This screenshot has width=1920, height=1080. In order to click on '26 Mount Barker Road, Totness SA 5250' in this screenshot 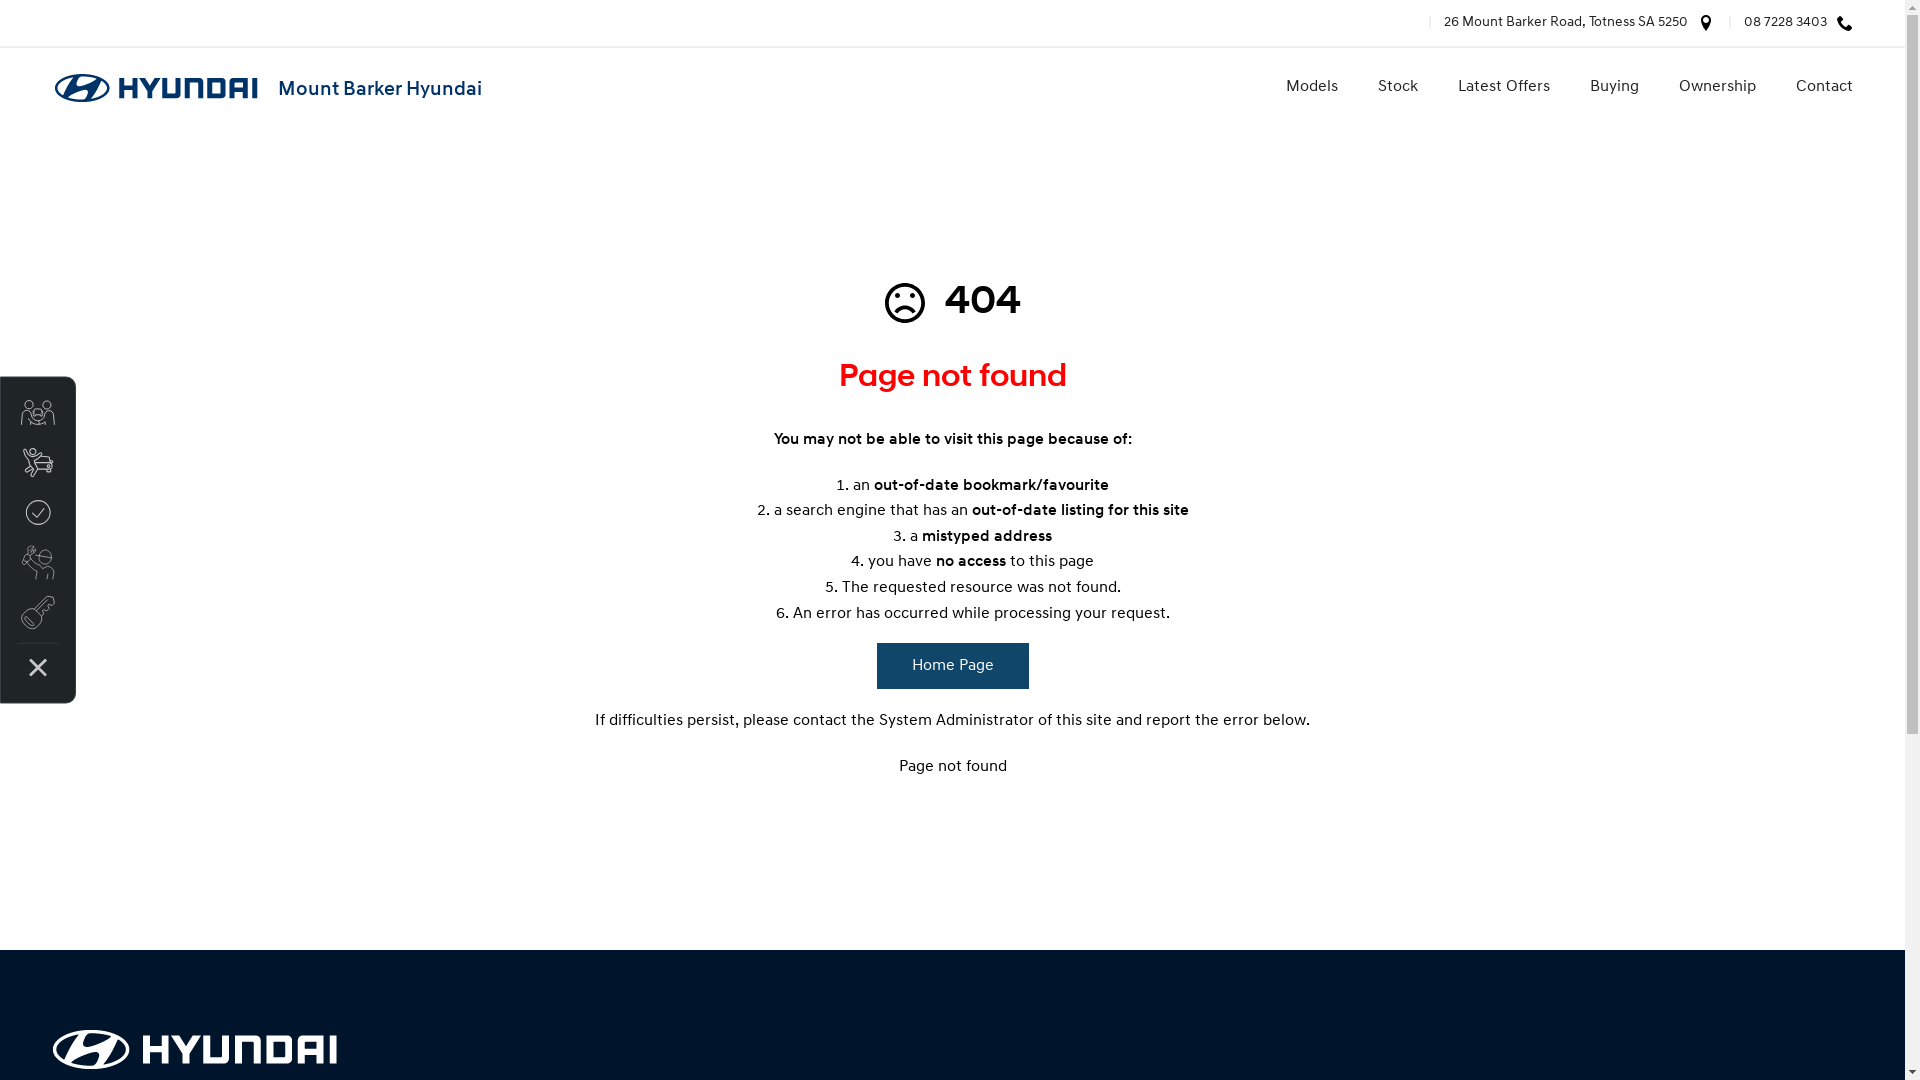, I will do `click(1556, 23)`.